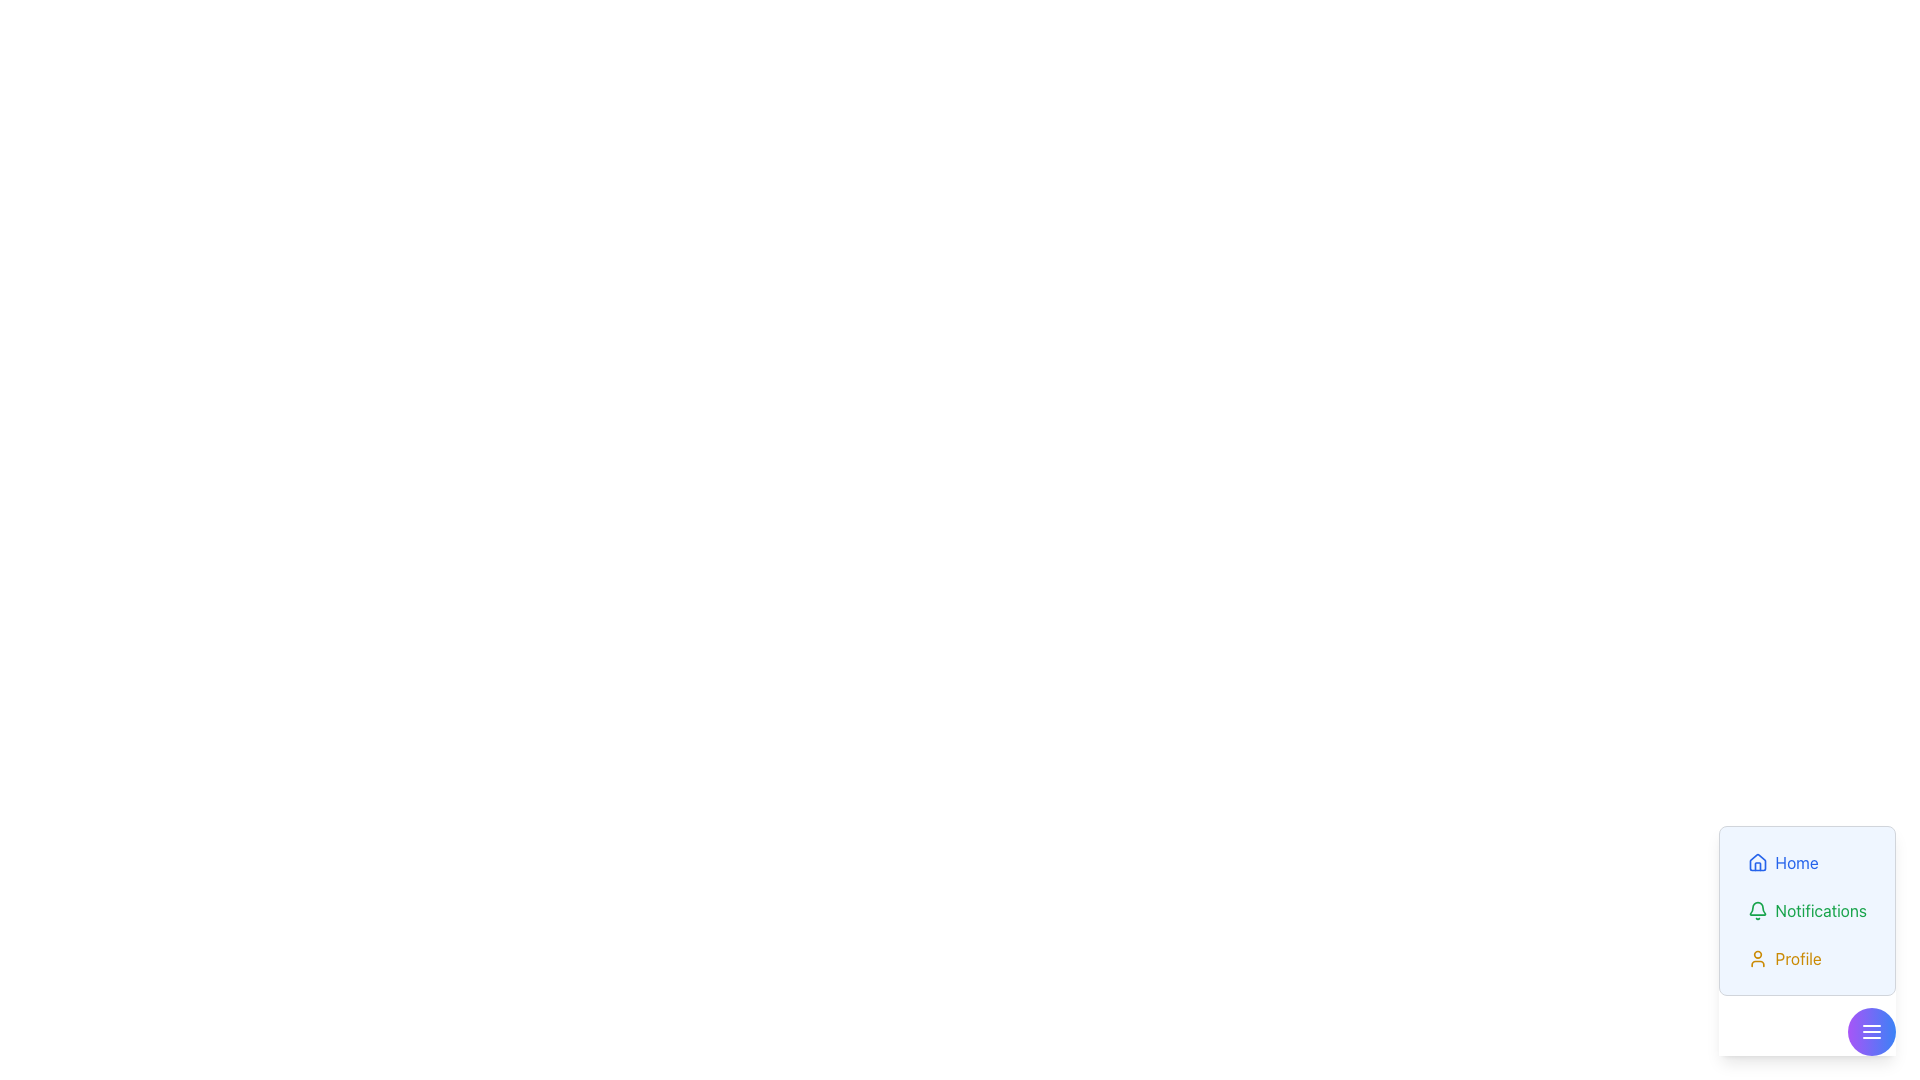  What do you see at coordinates (1756, 958) in the screenshot?
I see `the small orange user profile icon located to the left of the 'Profile' label in the bottom-right navigation menu` at bounding box center [1756, 958].